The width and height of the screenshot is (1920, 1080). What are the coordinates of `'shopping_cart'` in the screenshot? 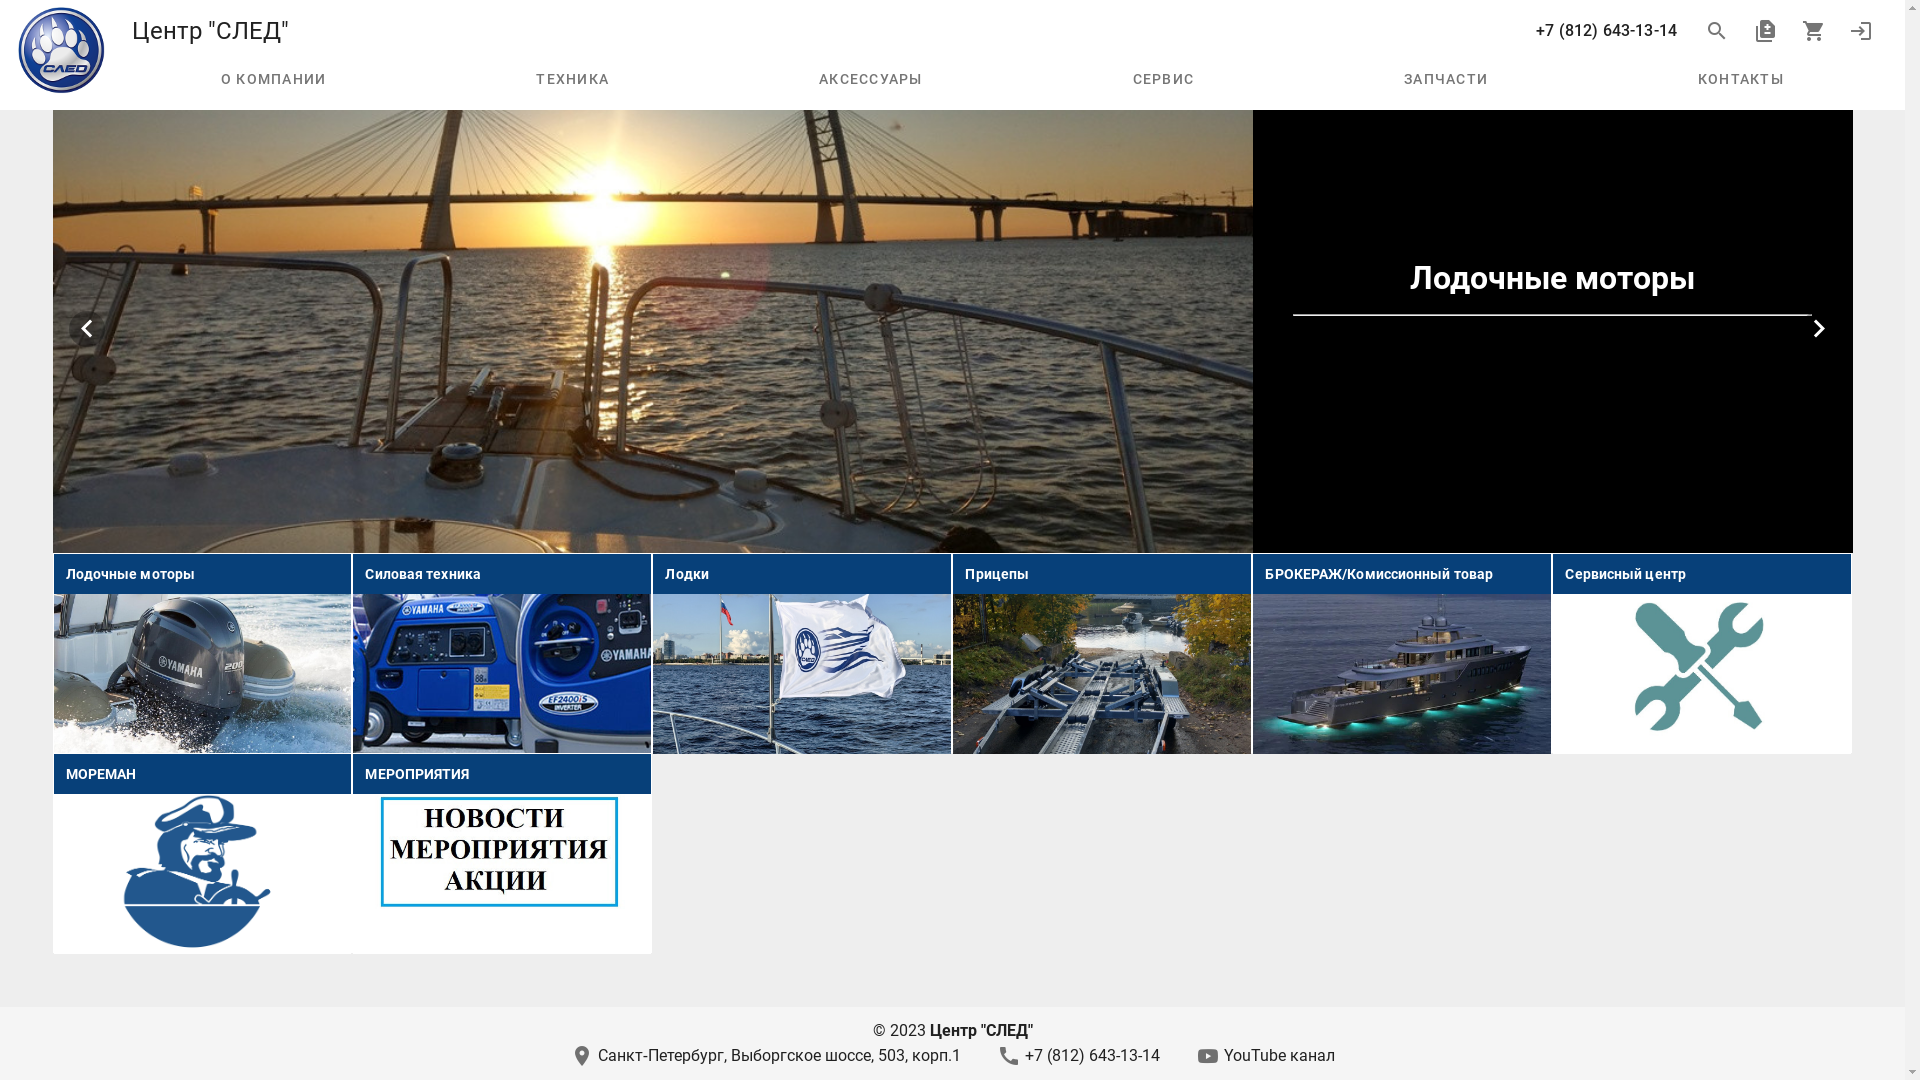 It's located at (1789, 30).